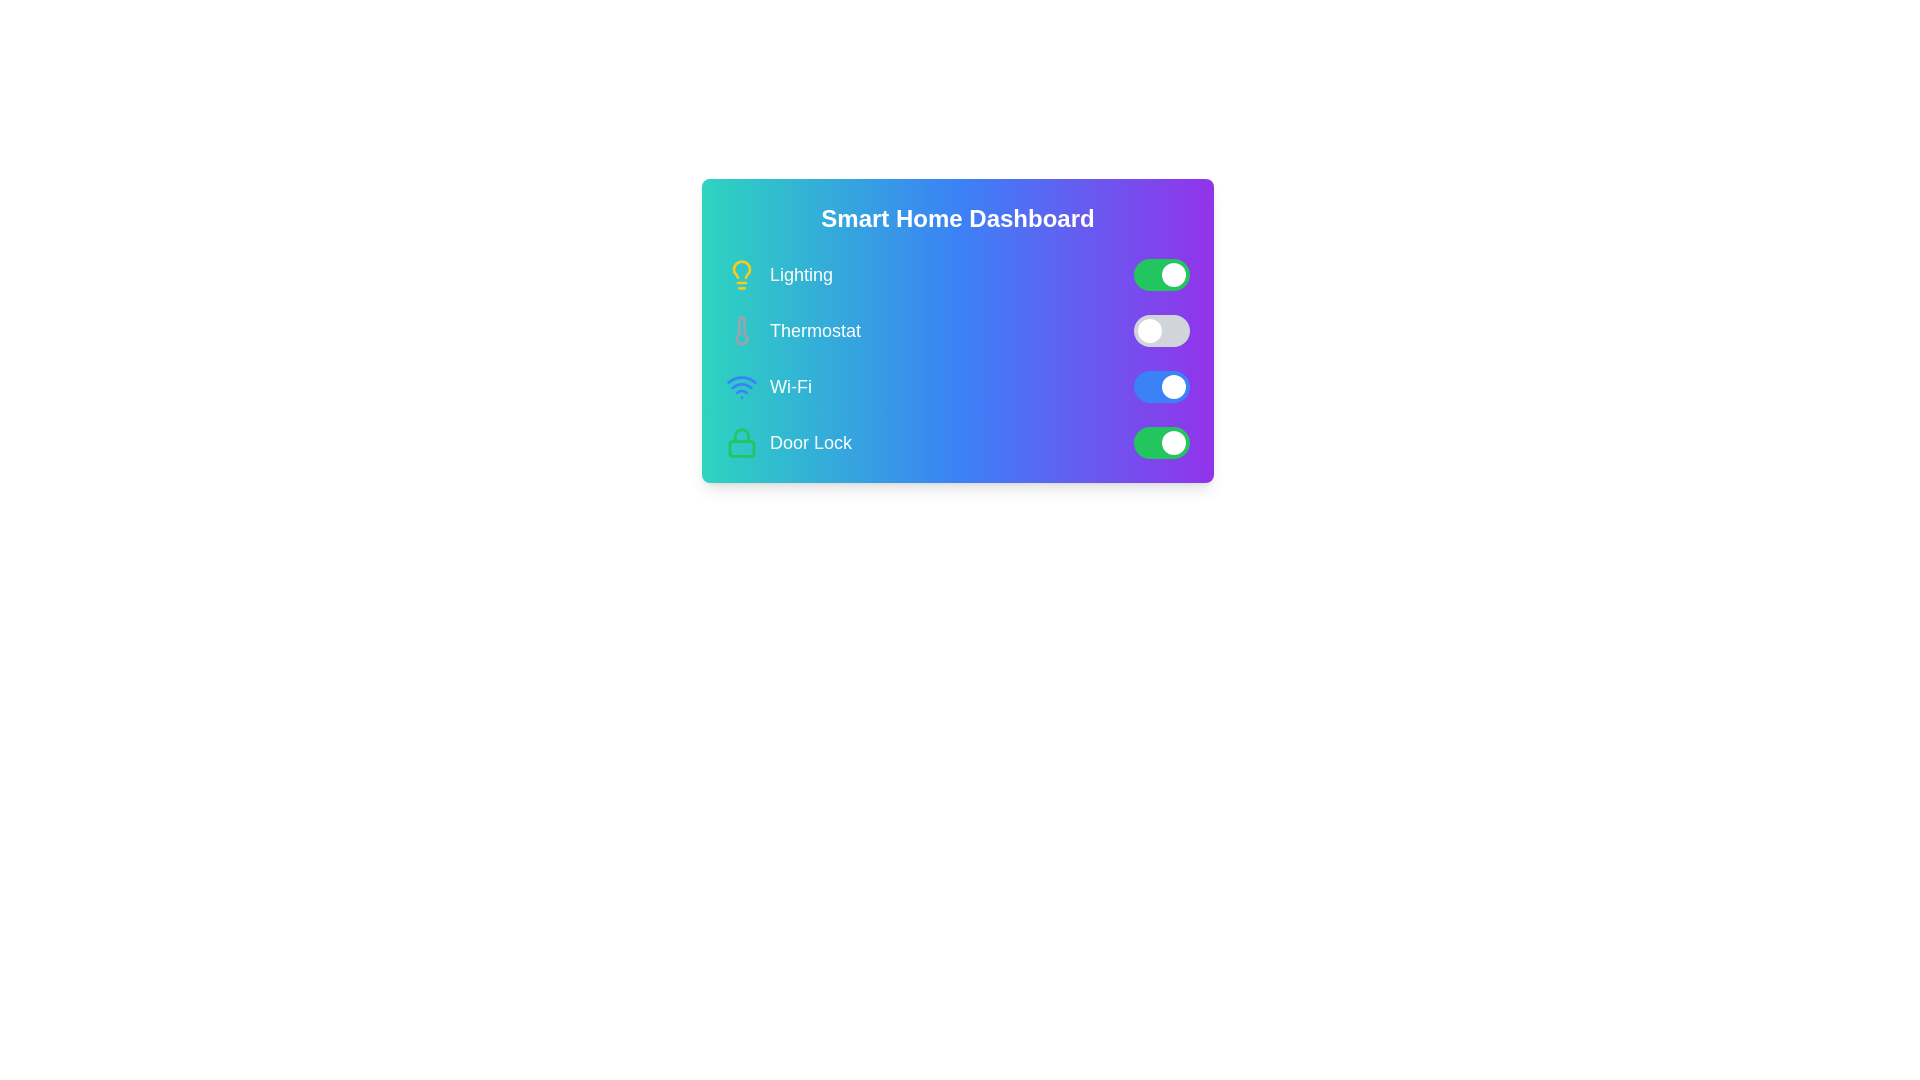 This screenshot has height=1080, width=1920. Describe the element at coordinates (741, 434) in the screenshot. I see `properties of the curved line element that forms part of the lock icon in the 'Door Lock' section of the interface` at that location.